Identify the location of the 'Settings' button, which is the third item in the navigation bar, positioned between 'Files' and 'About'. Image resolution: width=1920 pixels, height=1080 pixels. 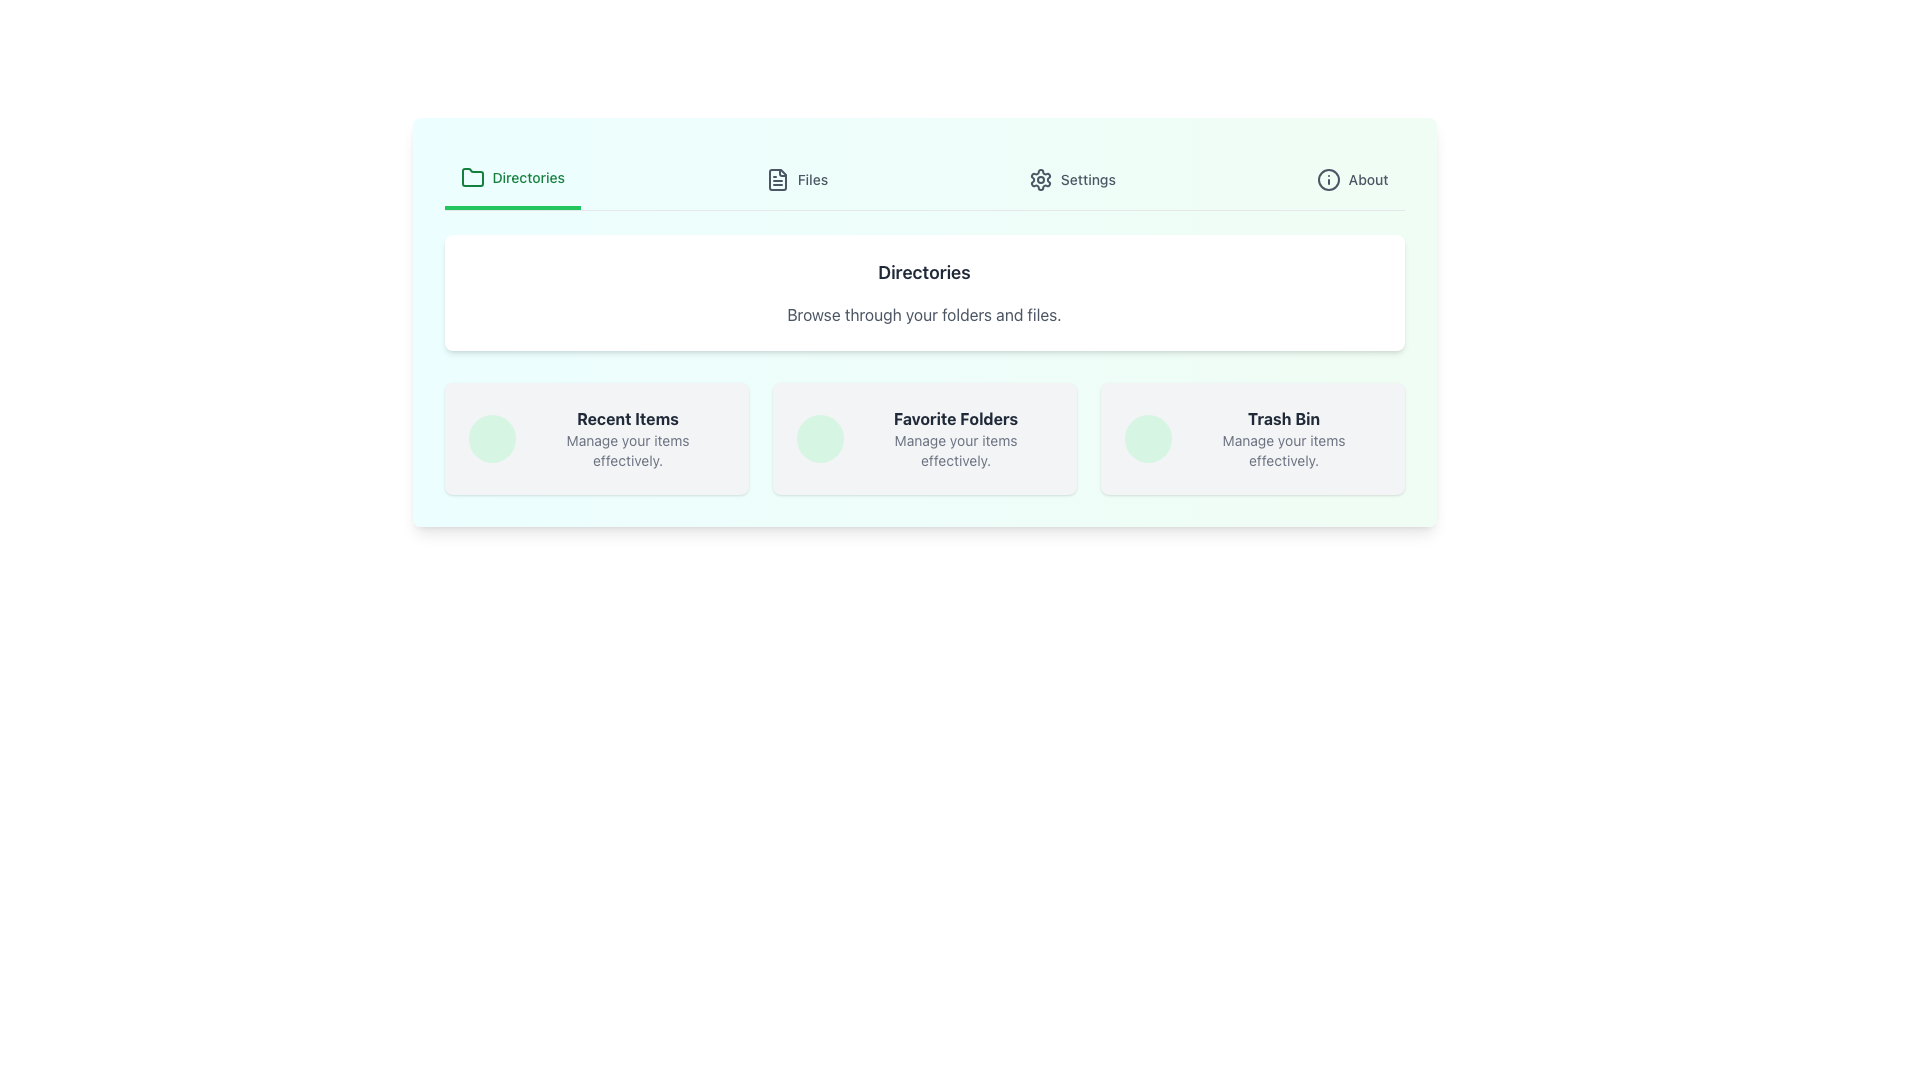
(1071, 180).